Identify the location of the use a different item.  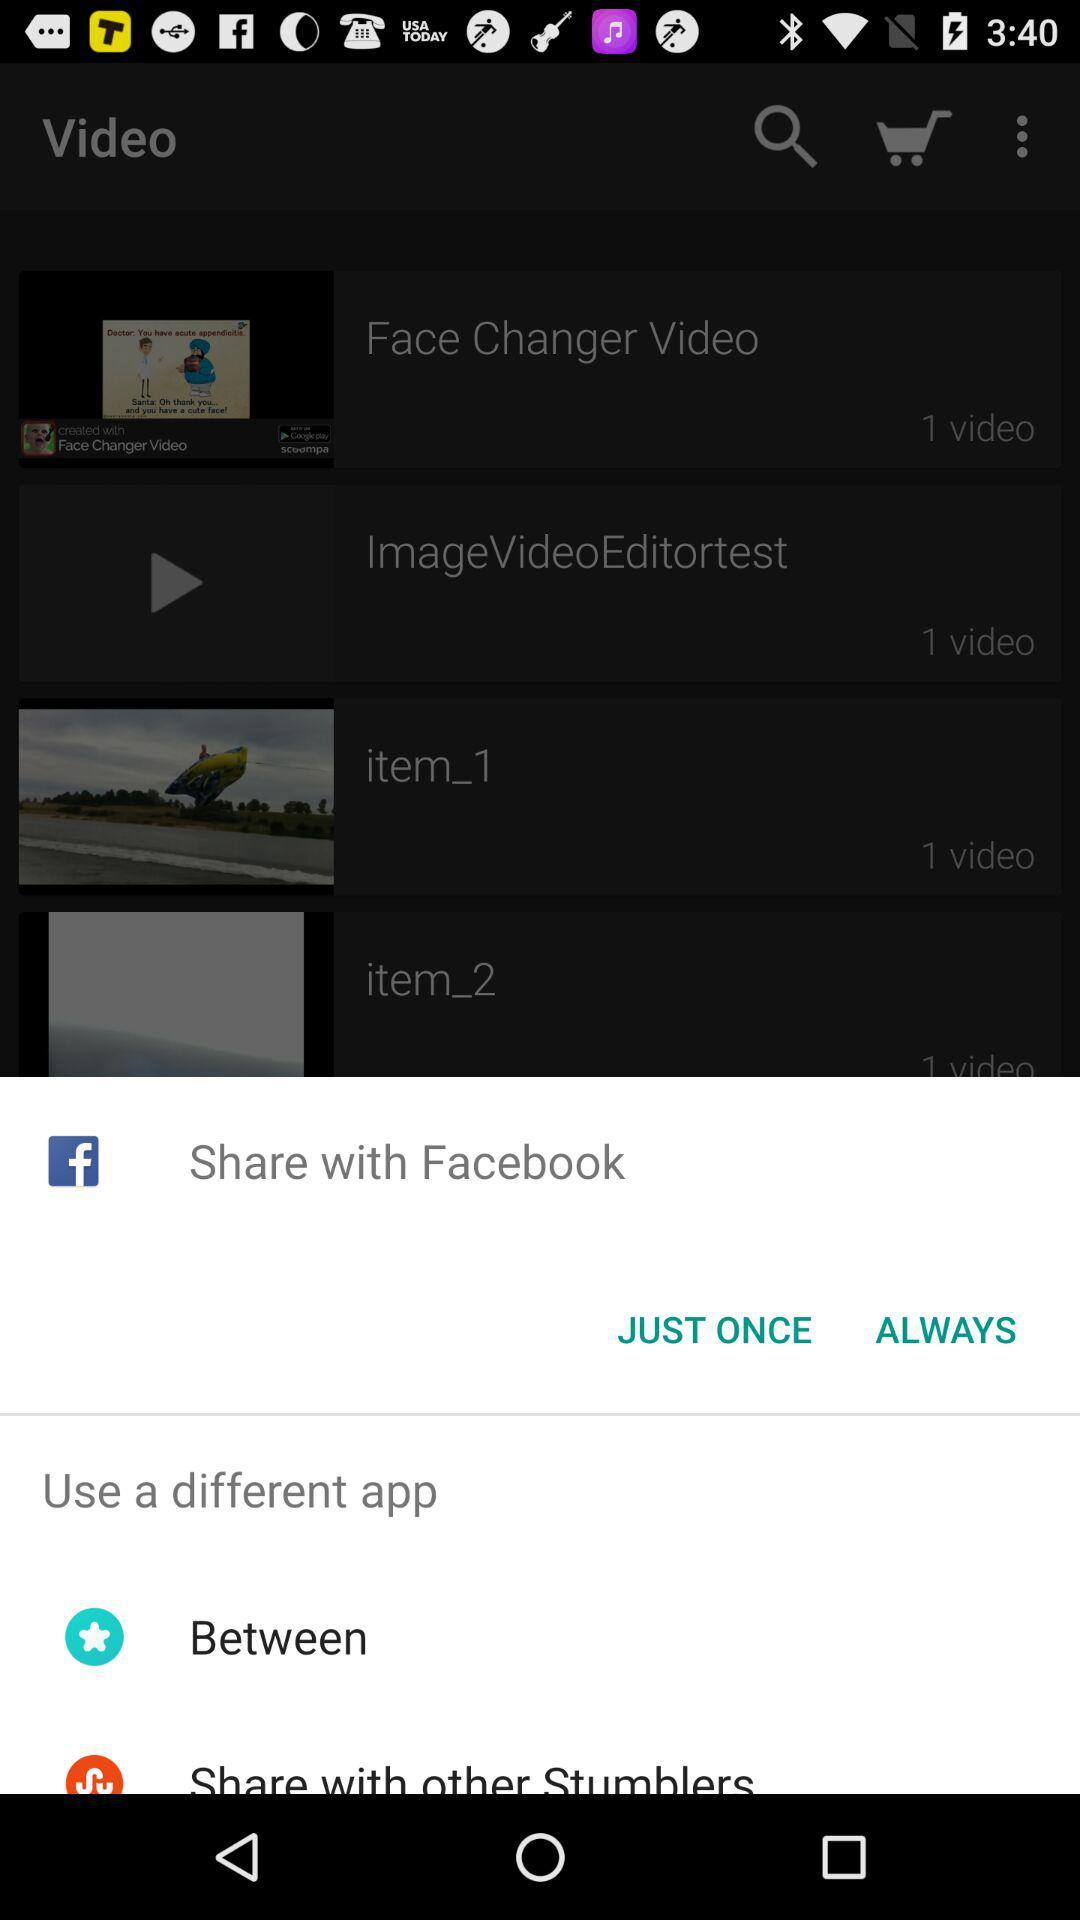
(540, 1489).